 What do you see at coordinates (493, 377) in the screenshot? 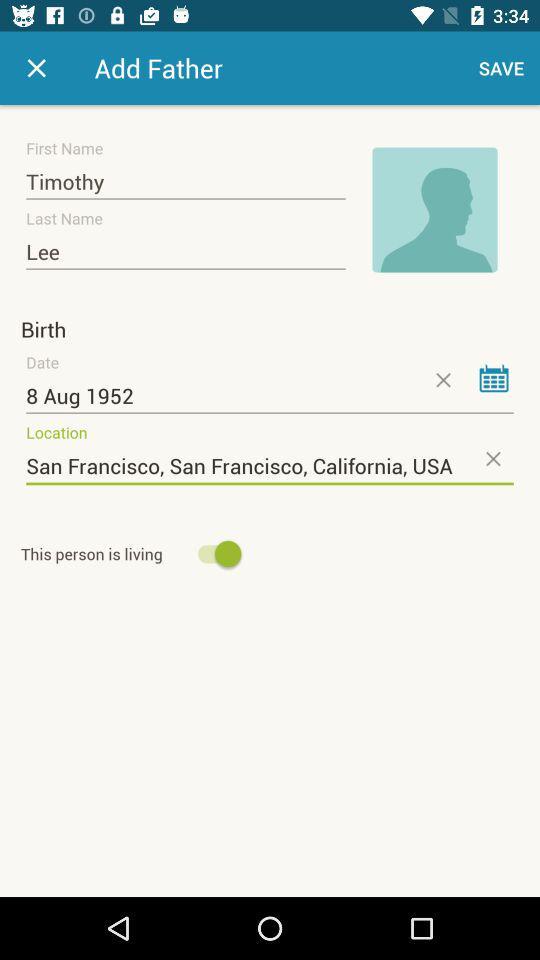
I see `date from calendar` at bounding box center [493, 377].